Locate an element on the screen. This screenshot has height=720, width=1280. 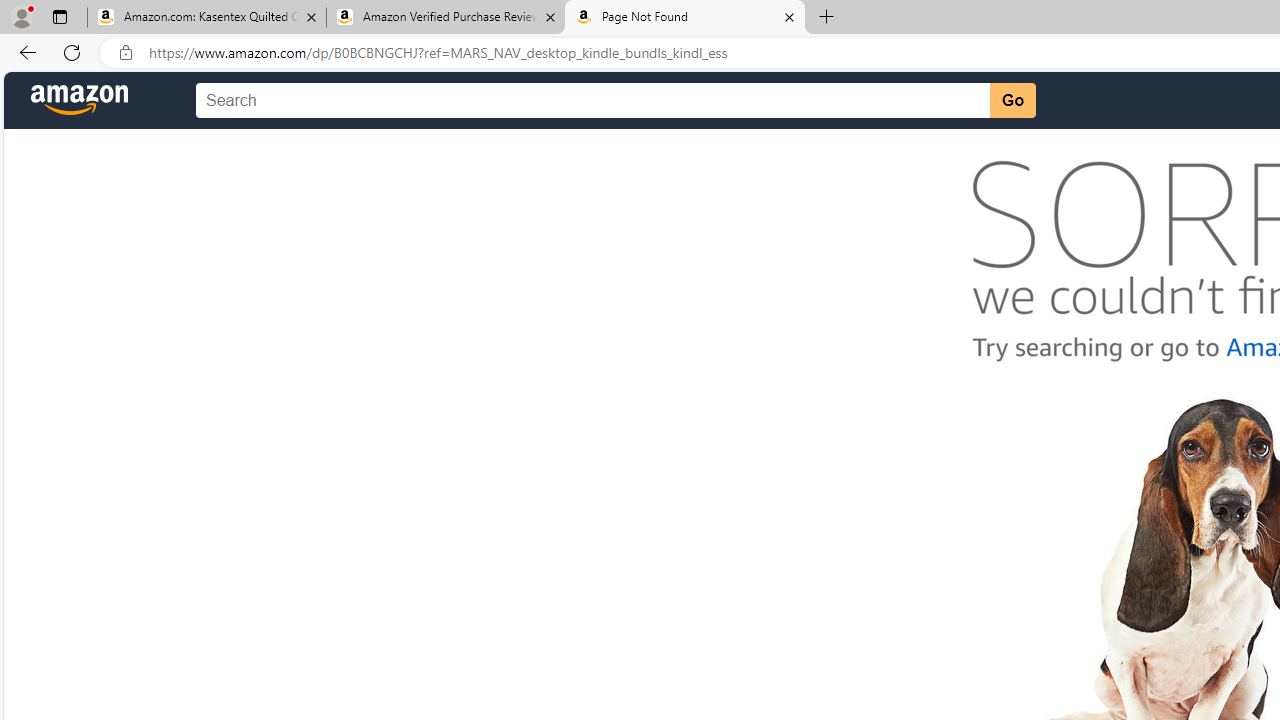
'Amazon Verified Purchase Reviews - Amazon Customer Service' is located at coordinates (444, 17).